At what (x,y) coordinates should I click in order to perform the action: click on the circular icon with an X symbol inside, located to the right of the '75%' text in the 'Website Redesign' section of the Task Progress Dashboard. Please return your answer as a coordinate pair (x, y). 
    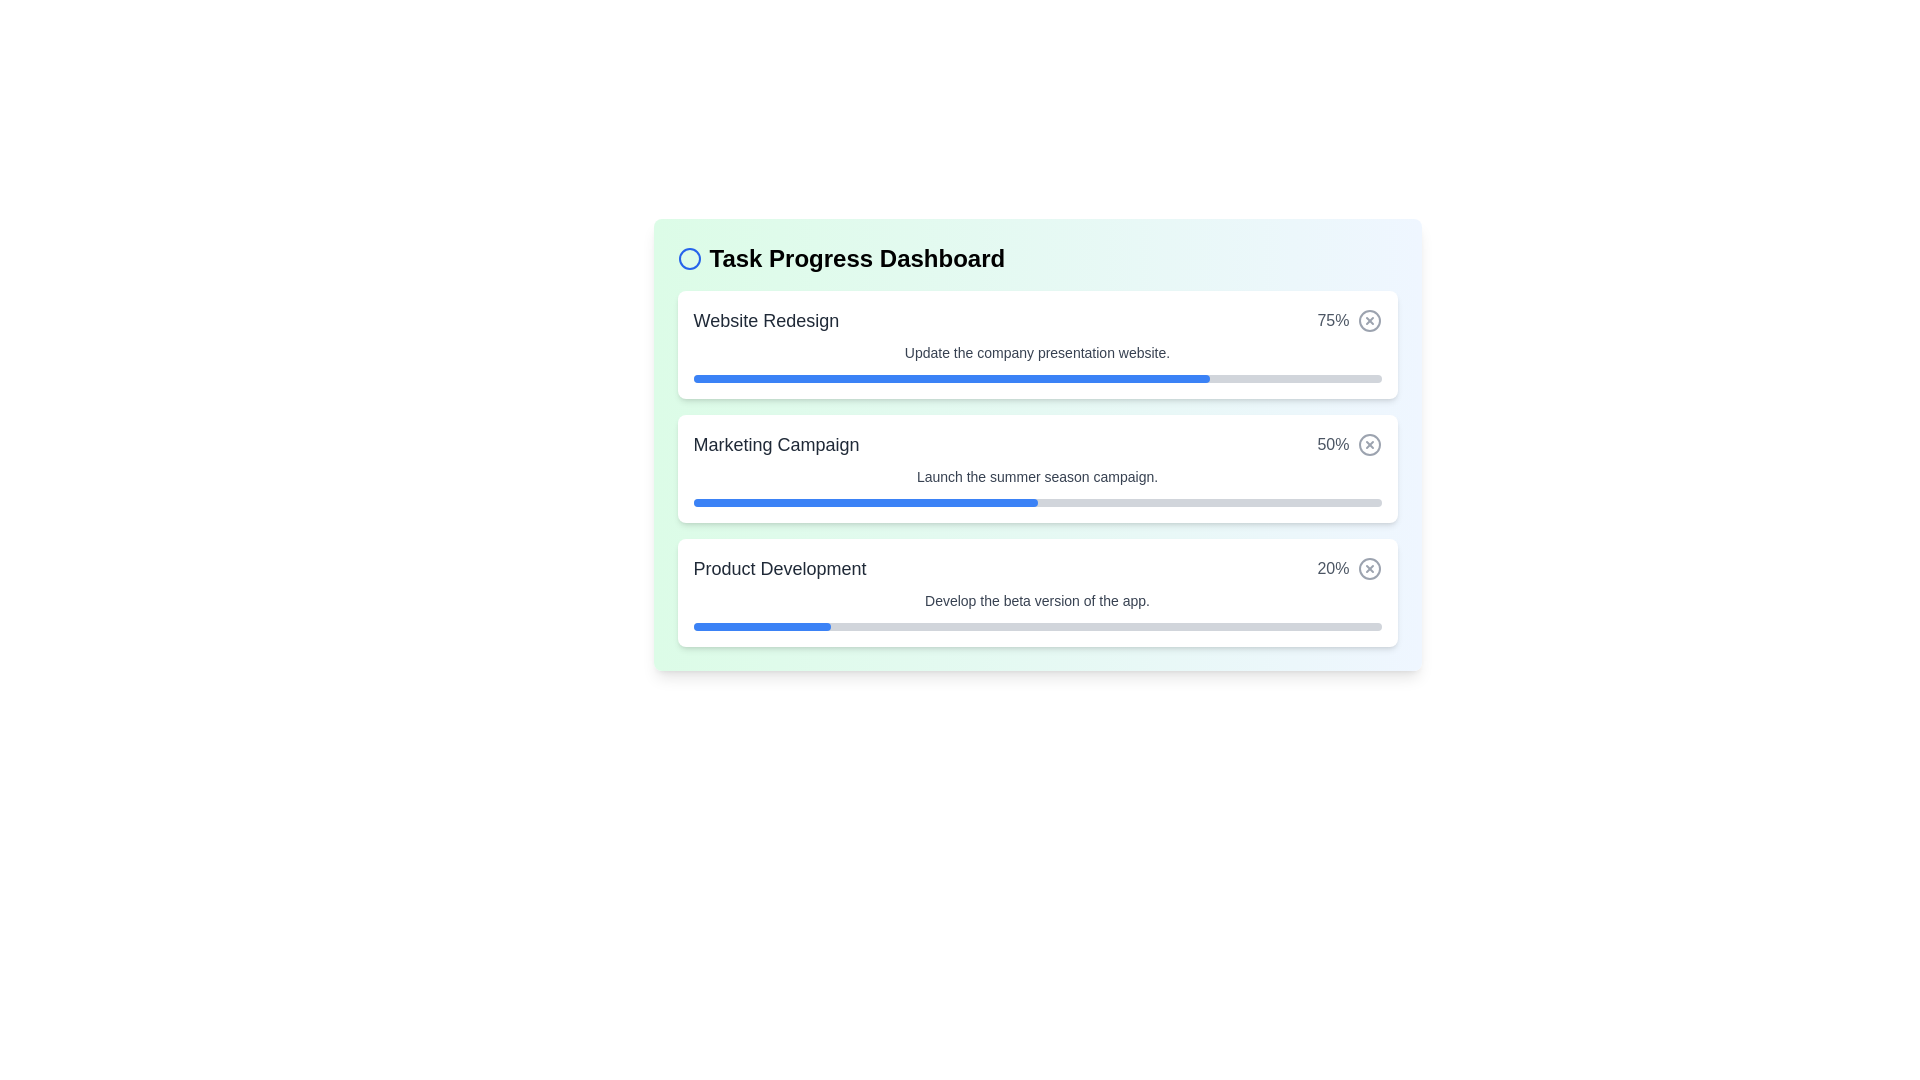
    Looking at the image, I should click on (1368, 319).